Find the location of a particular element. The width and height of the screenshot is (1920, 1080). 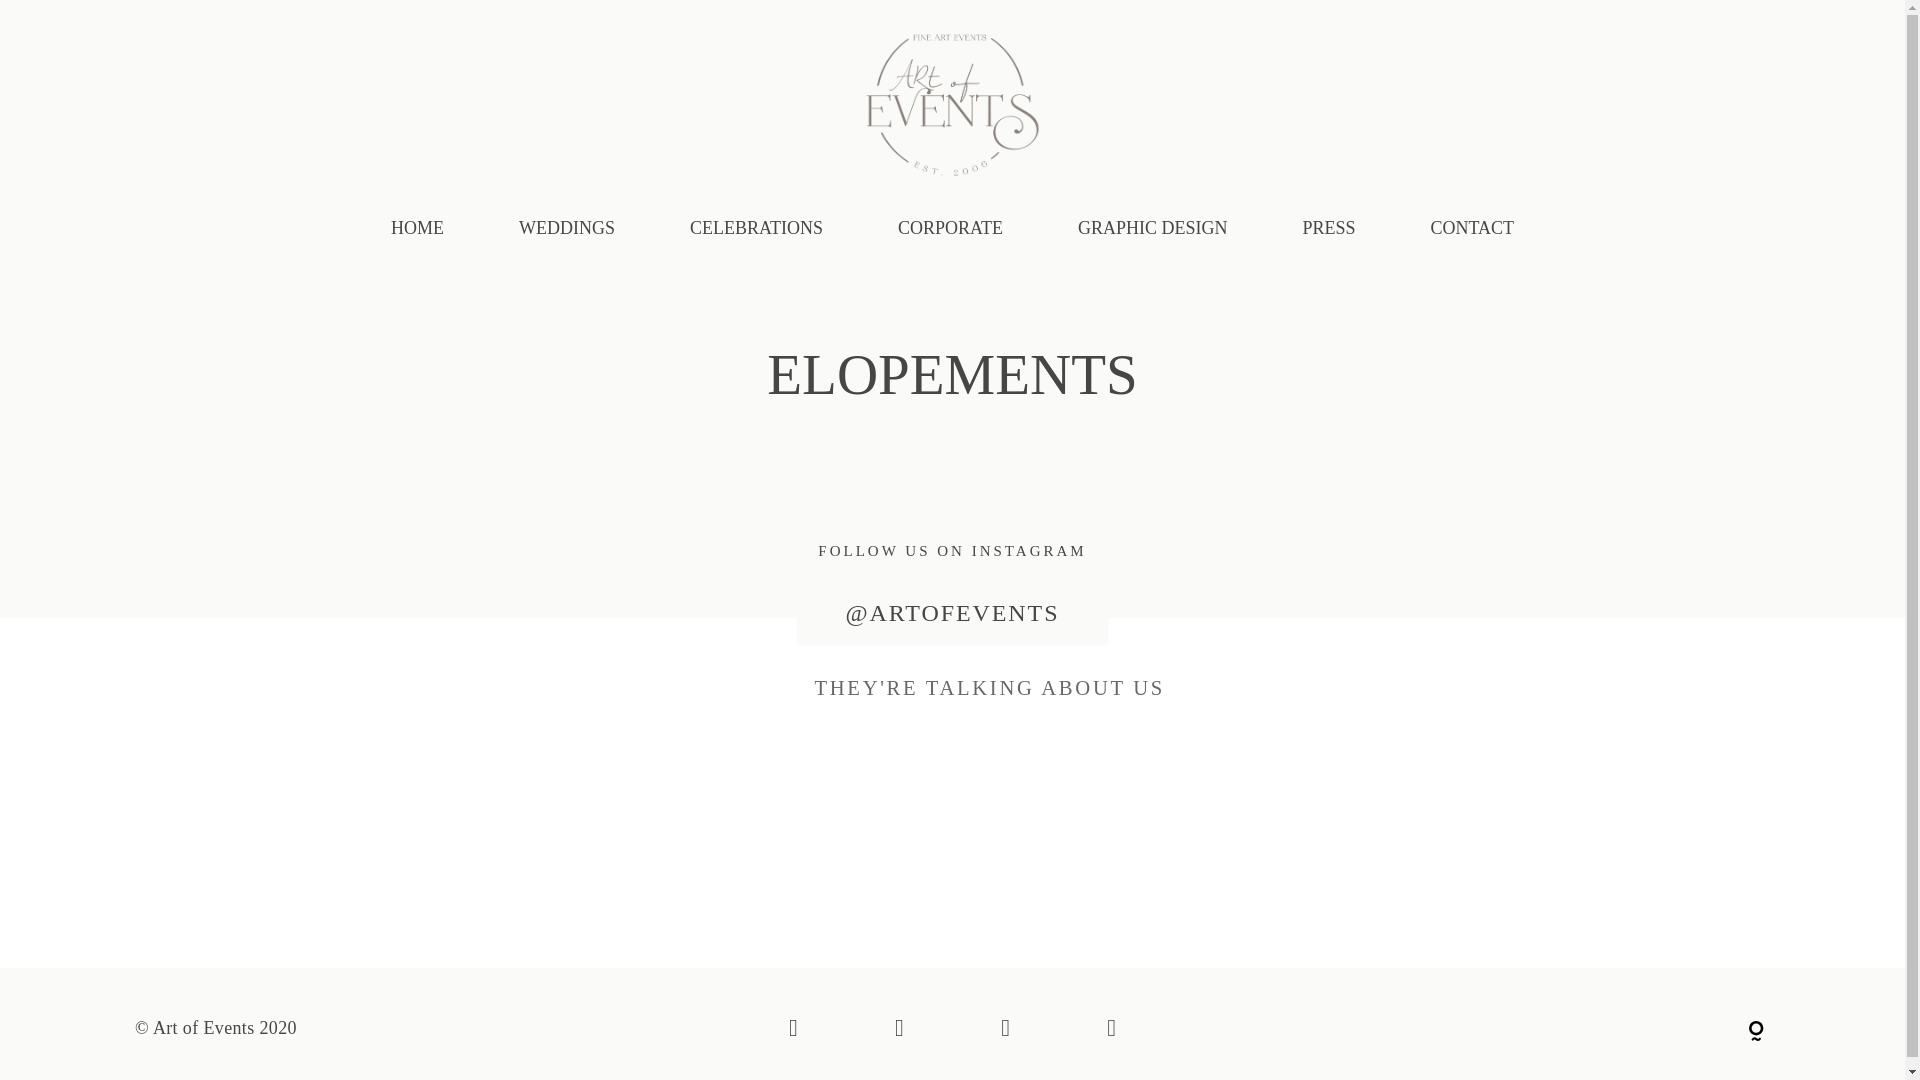

'CORPORATE' is located at coordinates (949, 227).